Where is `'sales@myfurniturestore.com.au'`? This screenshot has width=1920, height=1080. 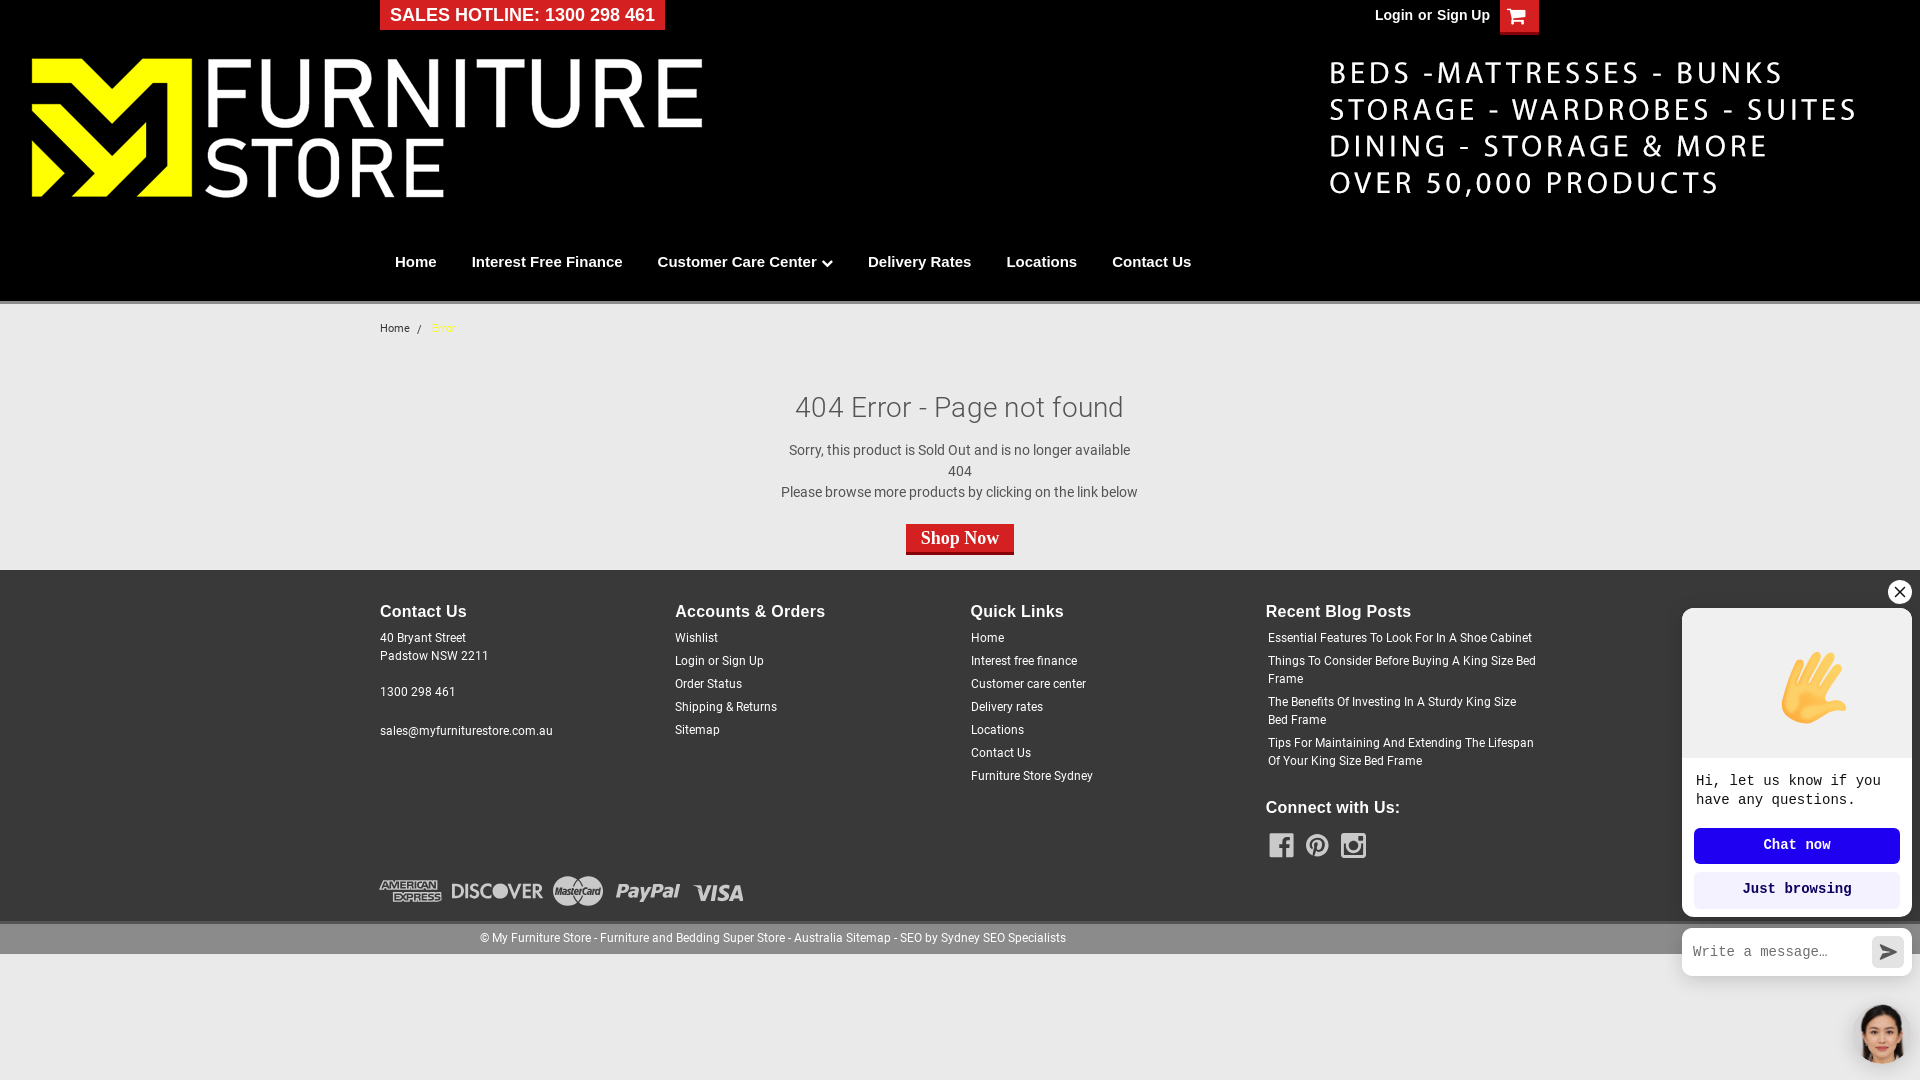 'sales@myfurniturestore.com.au' is located at coordinates (465, 731).